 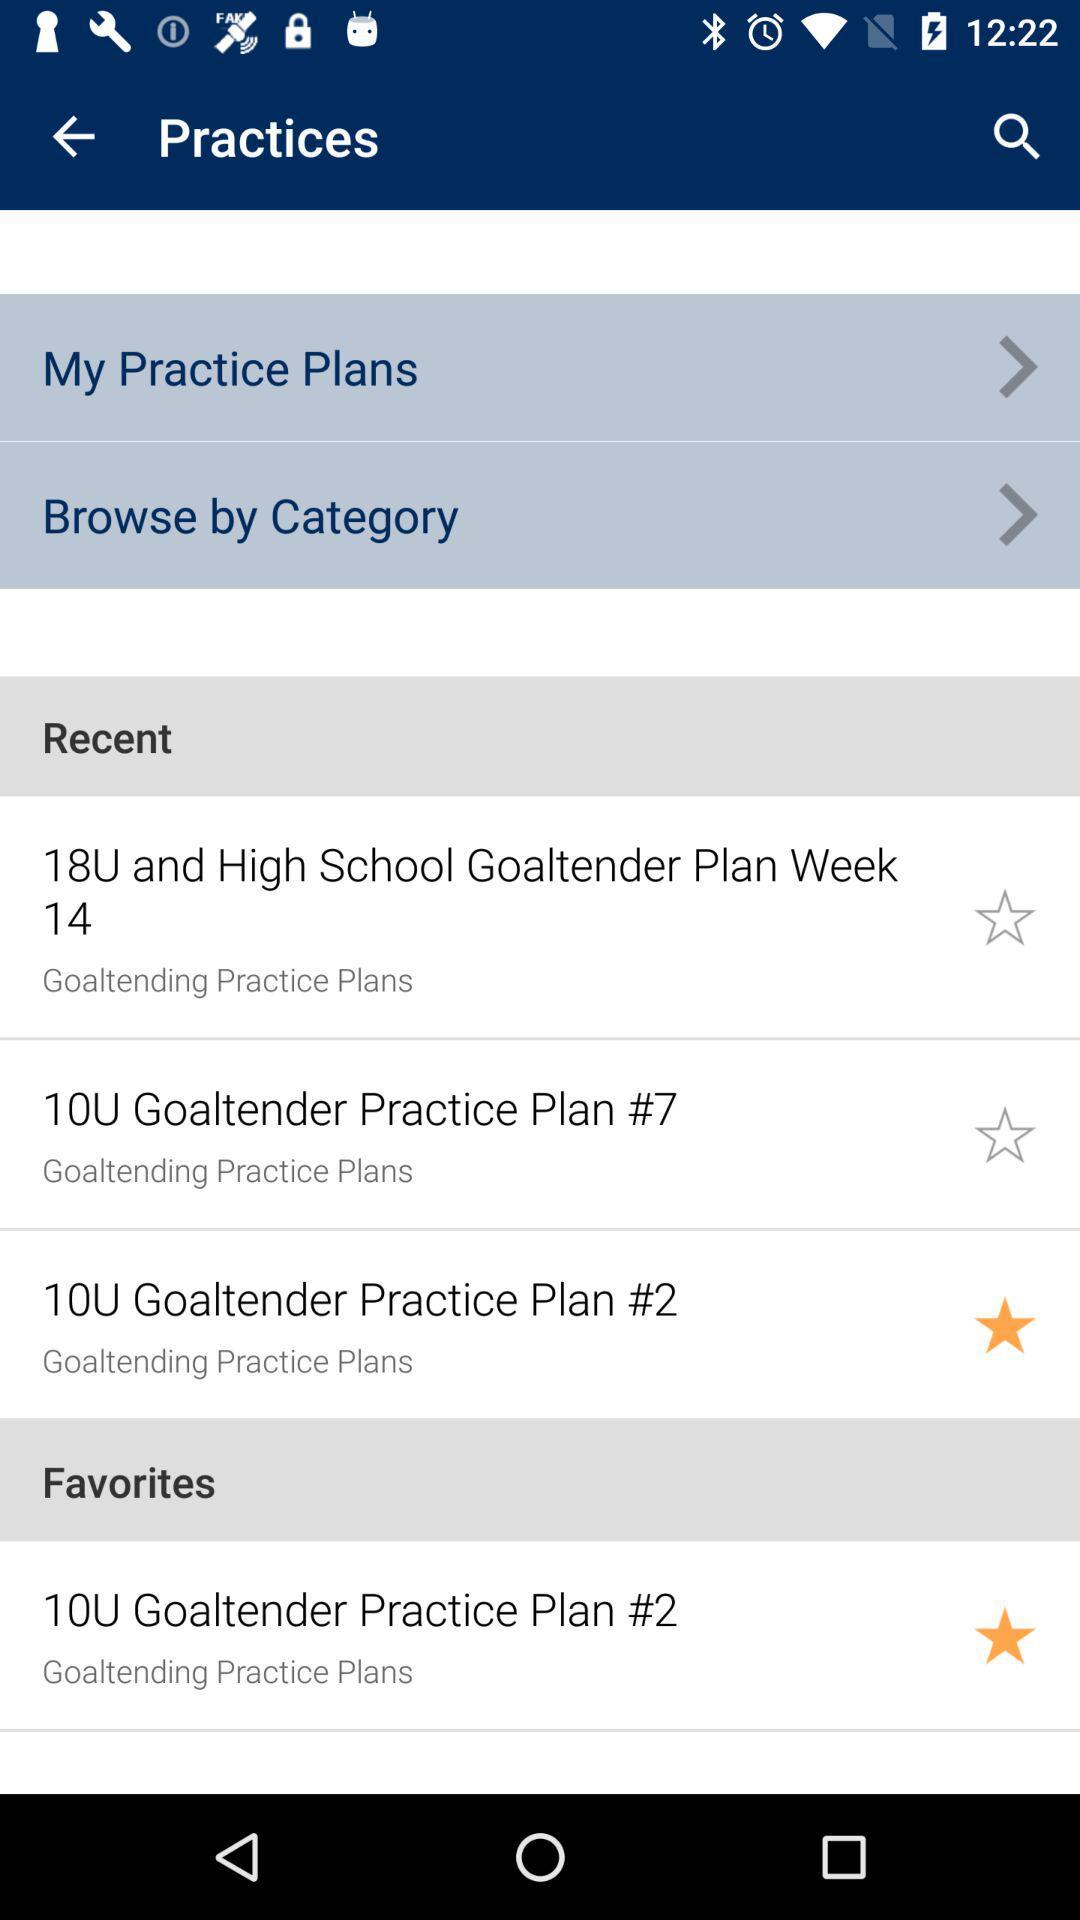 I want to click on the 18u and high icon, so click(x=495, y=889).